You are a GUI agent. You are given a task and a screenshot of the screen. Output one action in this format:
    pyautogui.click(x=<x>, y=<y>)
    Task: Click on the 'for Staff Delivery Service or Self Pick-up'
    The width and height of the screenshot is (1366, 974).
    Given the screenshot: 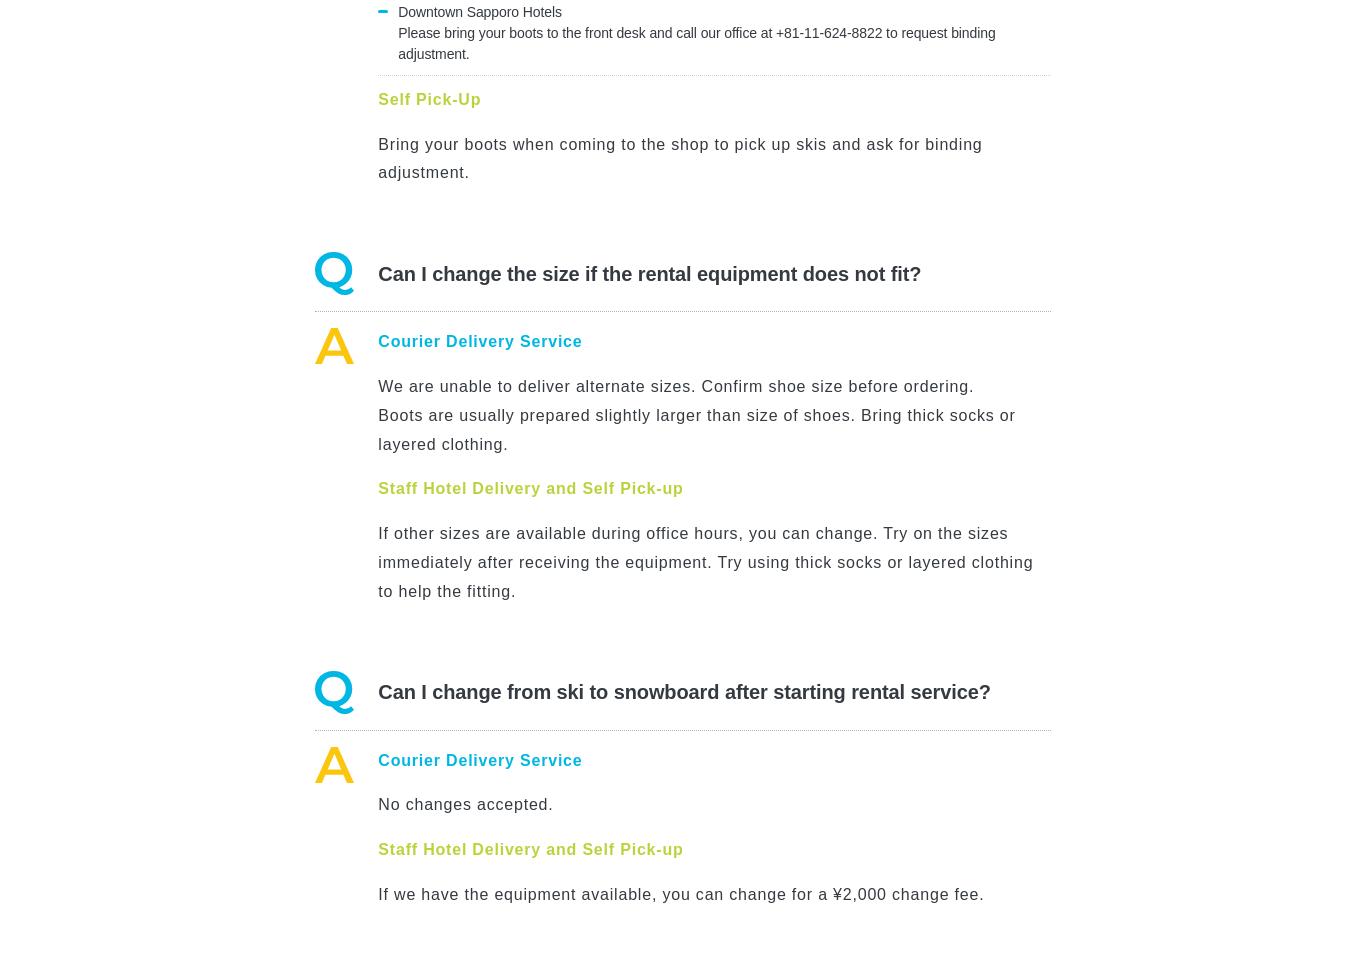 What is the action you would take?
    pyautogui.click(x=920, y=655)
    